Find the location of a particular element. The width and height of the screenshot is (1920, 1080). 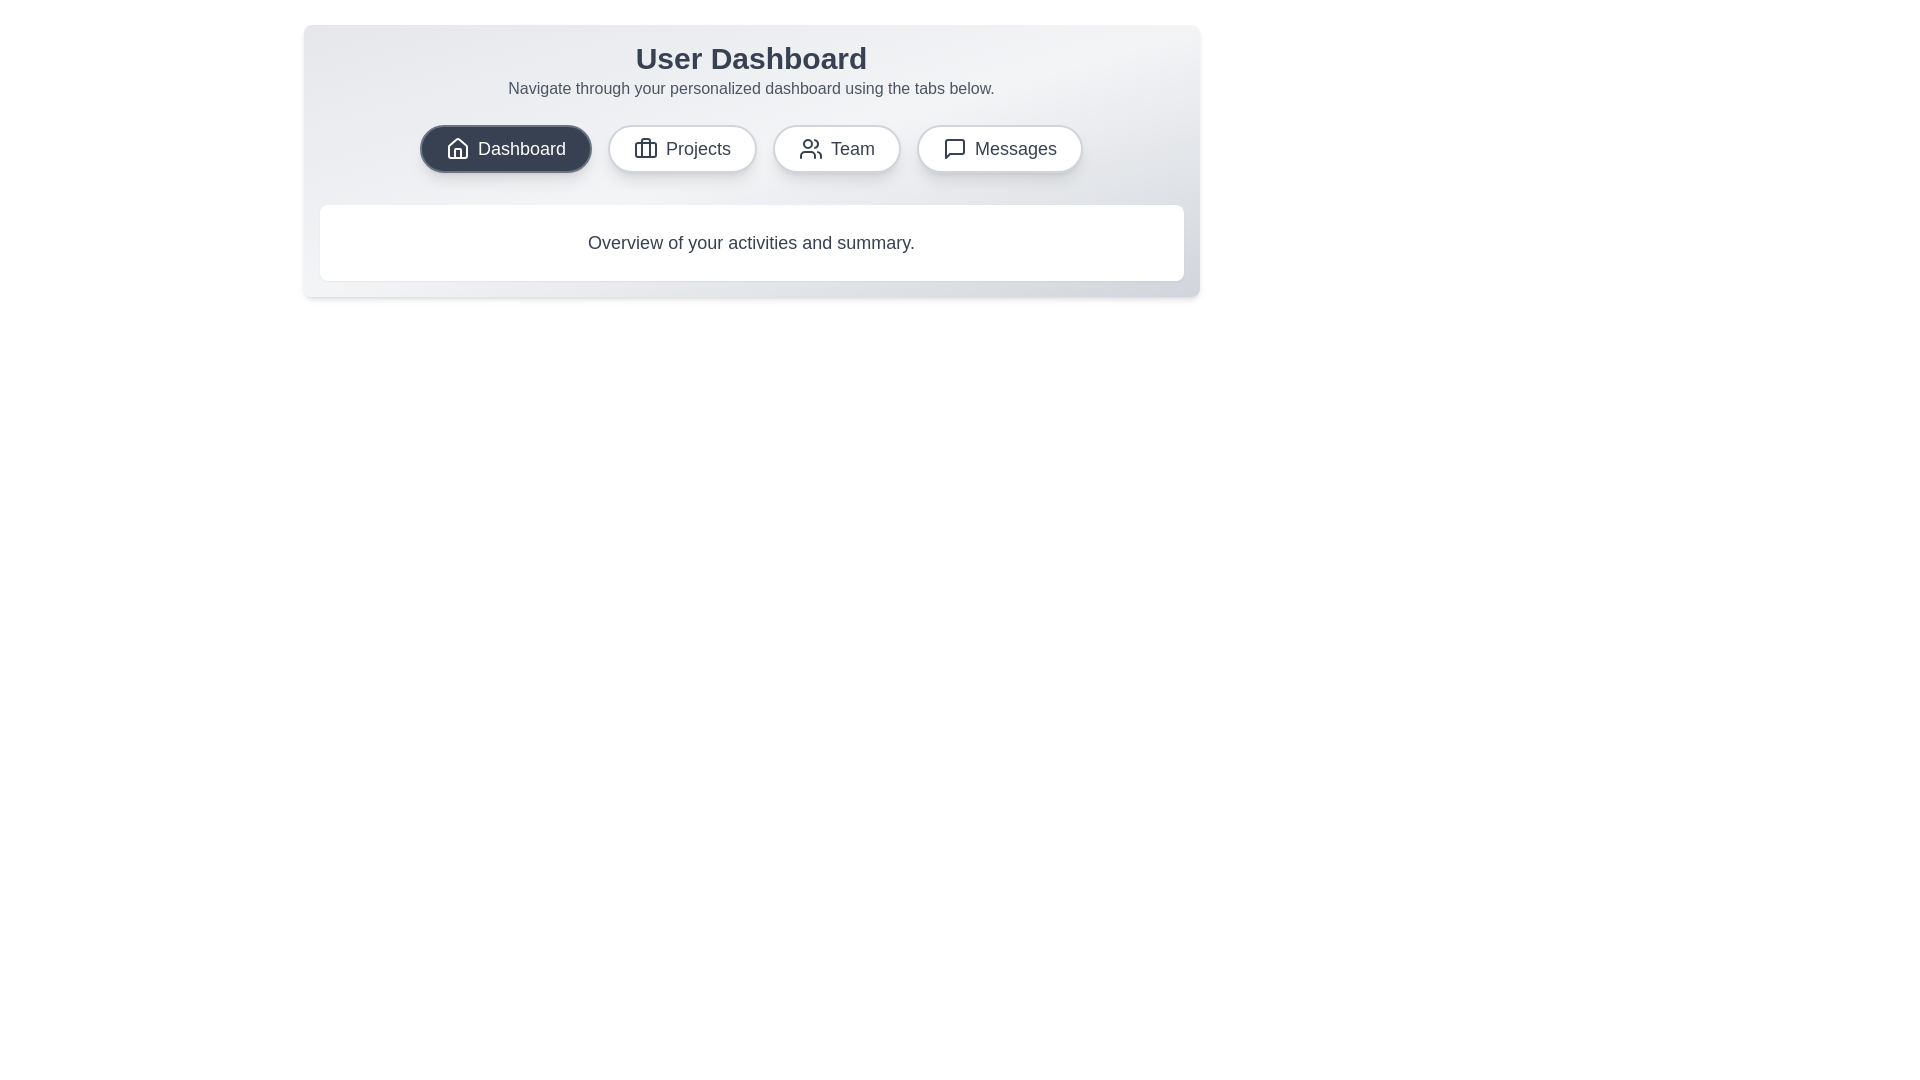

the tab corresponding to Projects is located at coordinates (682, 148).